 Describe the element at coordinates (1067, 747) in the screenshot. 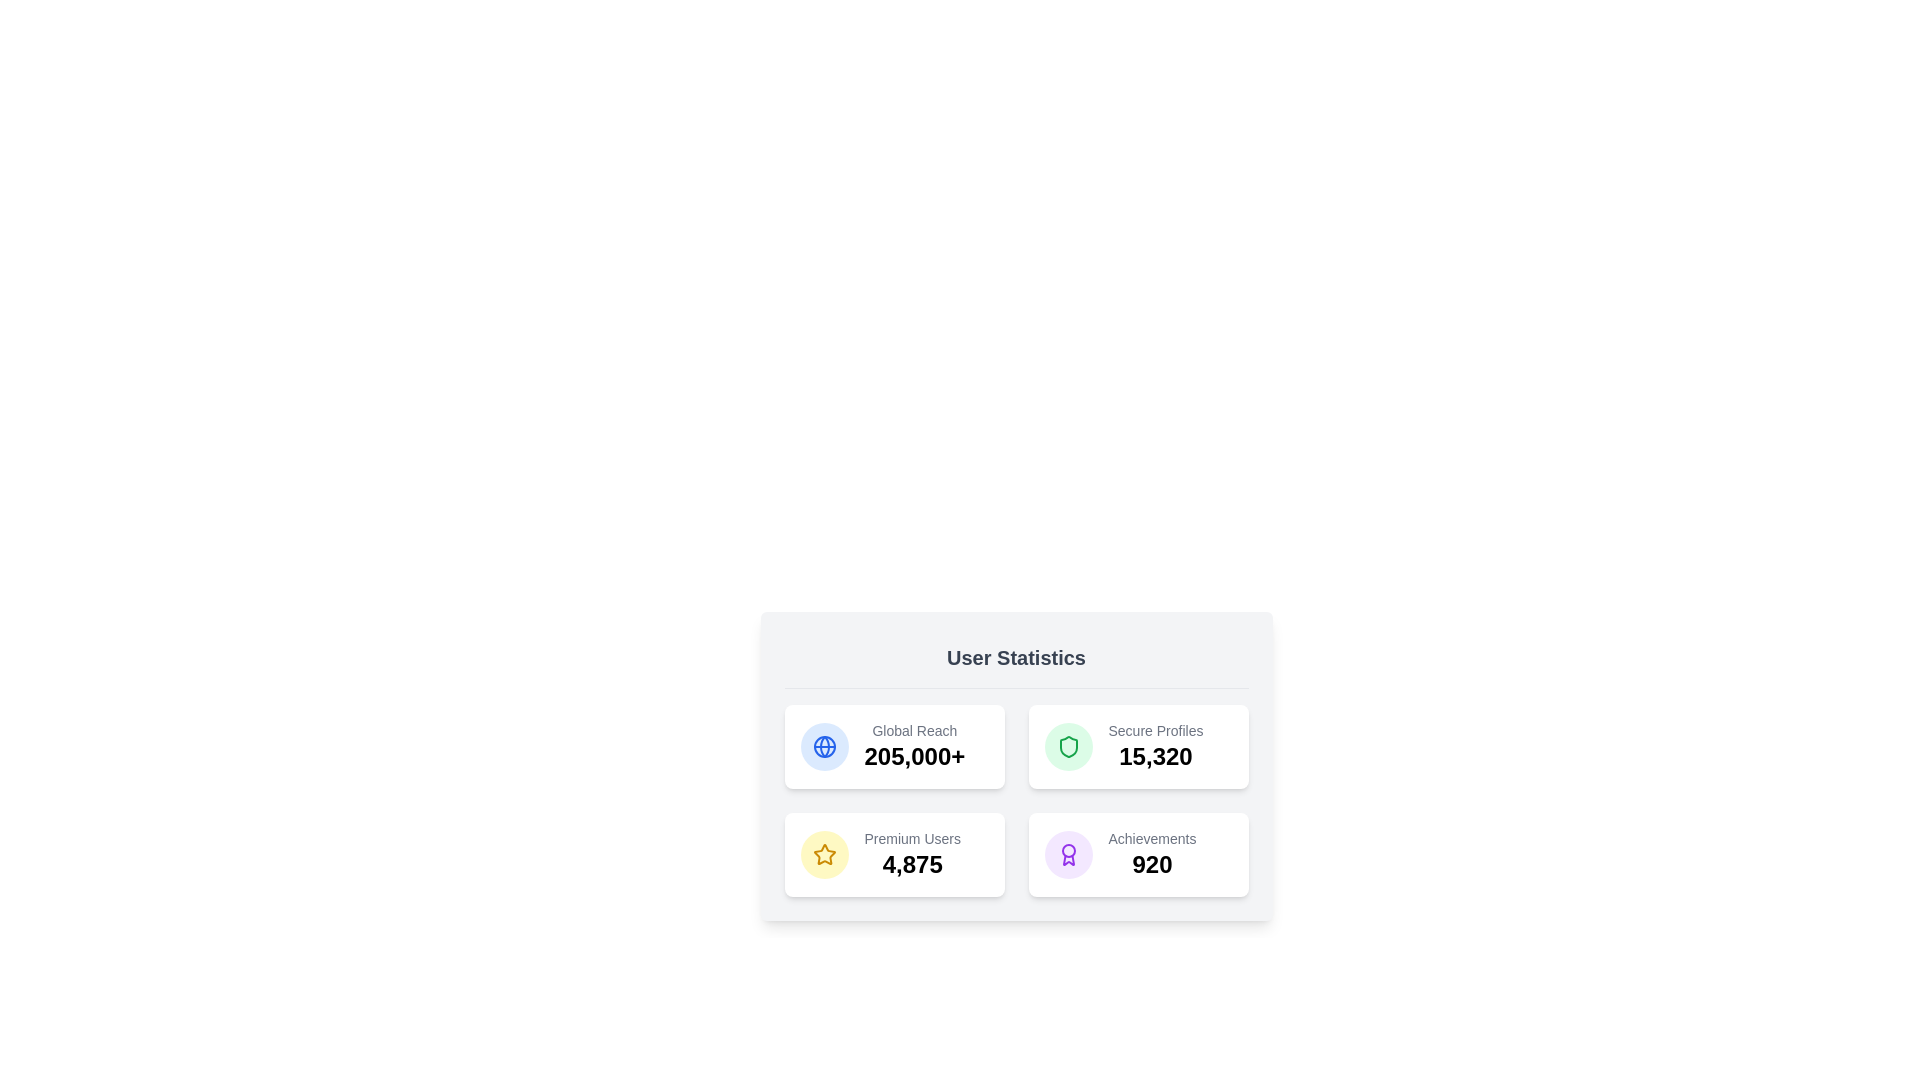

I see `the green shield icon representing the 'Secure Profiles' statistic, which displays the number '15,320'` at that location.